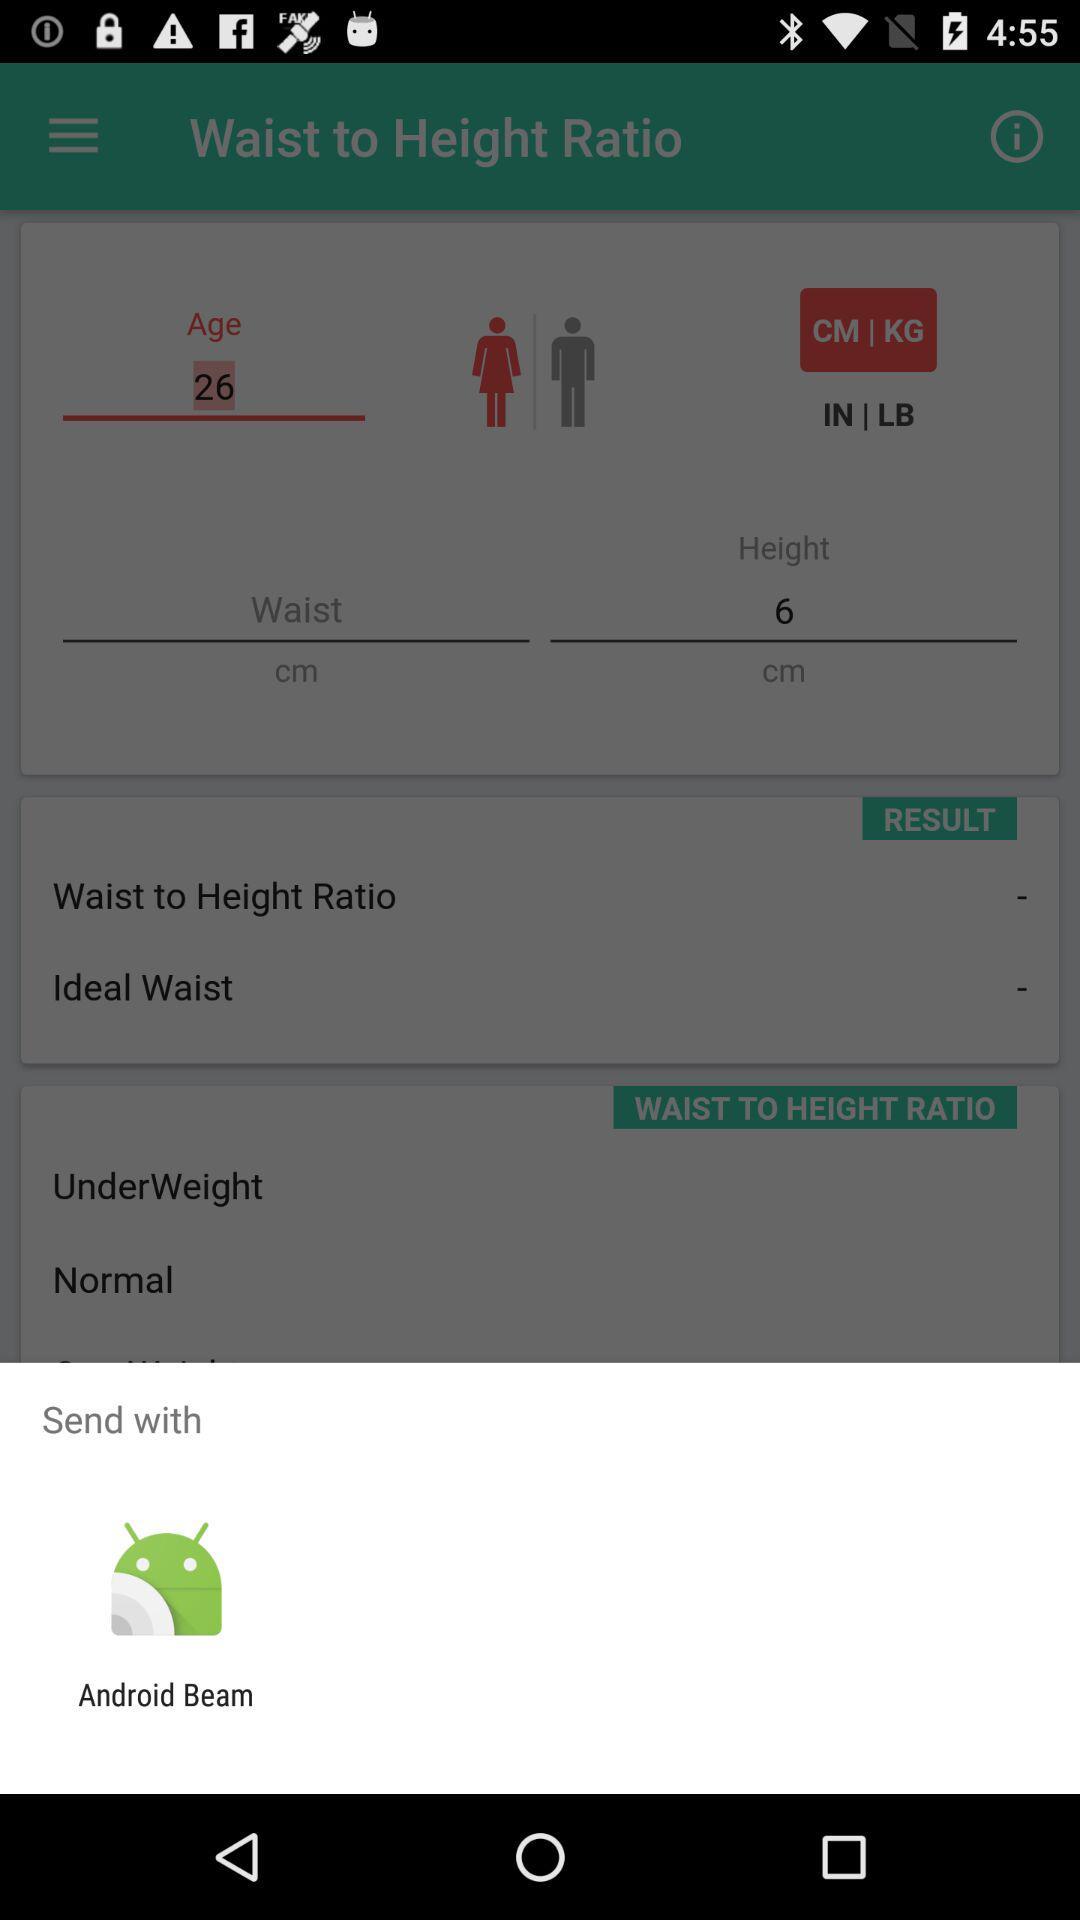 The height and width of the screenshot is (1920, 1080). Describe the element at coordinates (165, 1711) in the screenshot. I see `android beam app` at that location.